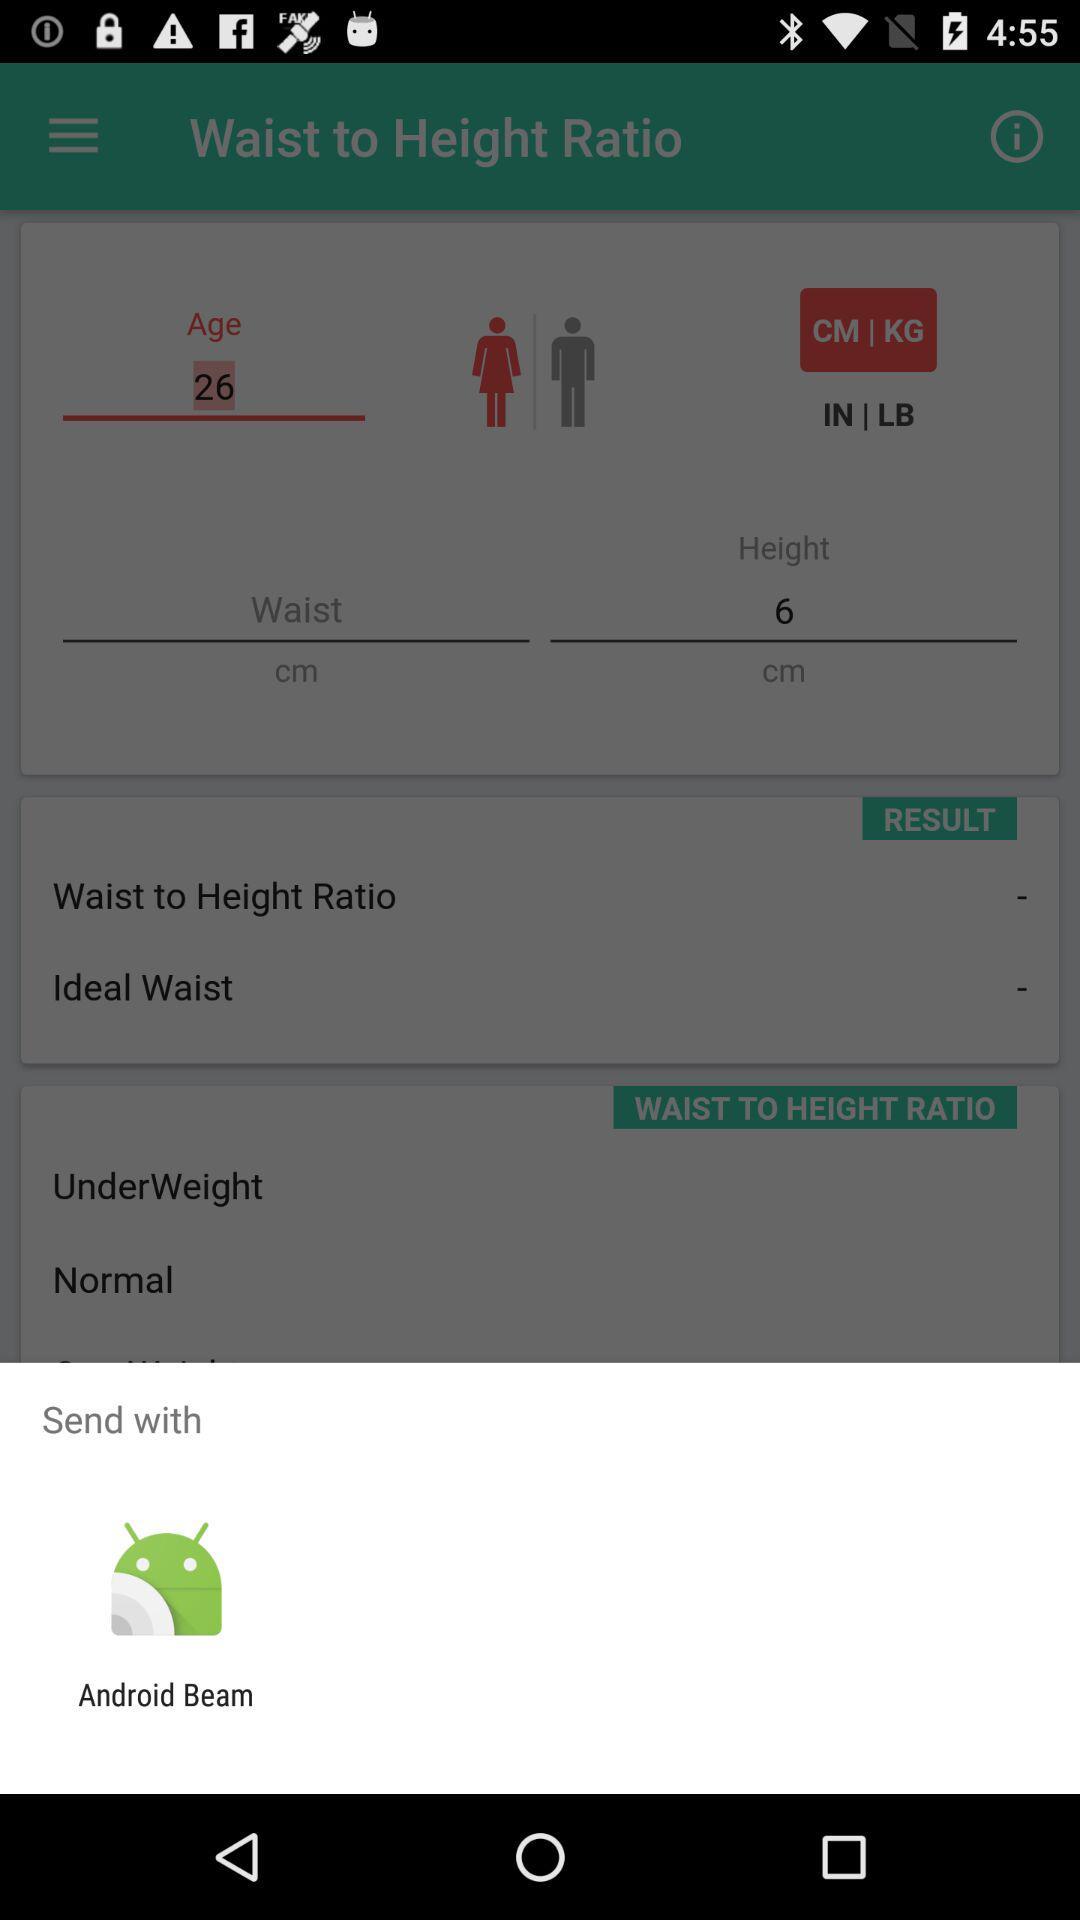 The height and width of the screenshot is (1920, 1080). Describe the element at coordinates (165, 1711) in the screenshot. I see `android beam app` at that location.